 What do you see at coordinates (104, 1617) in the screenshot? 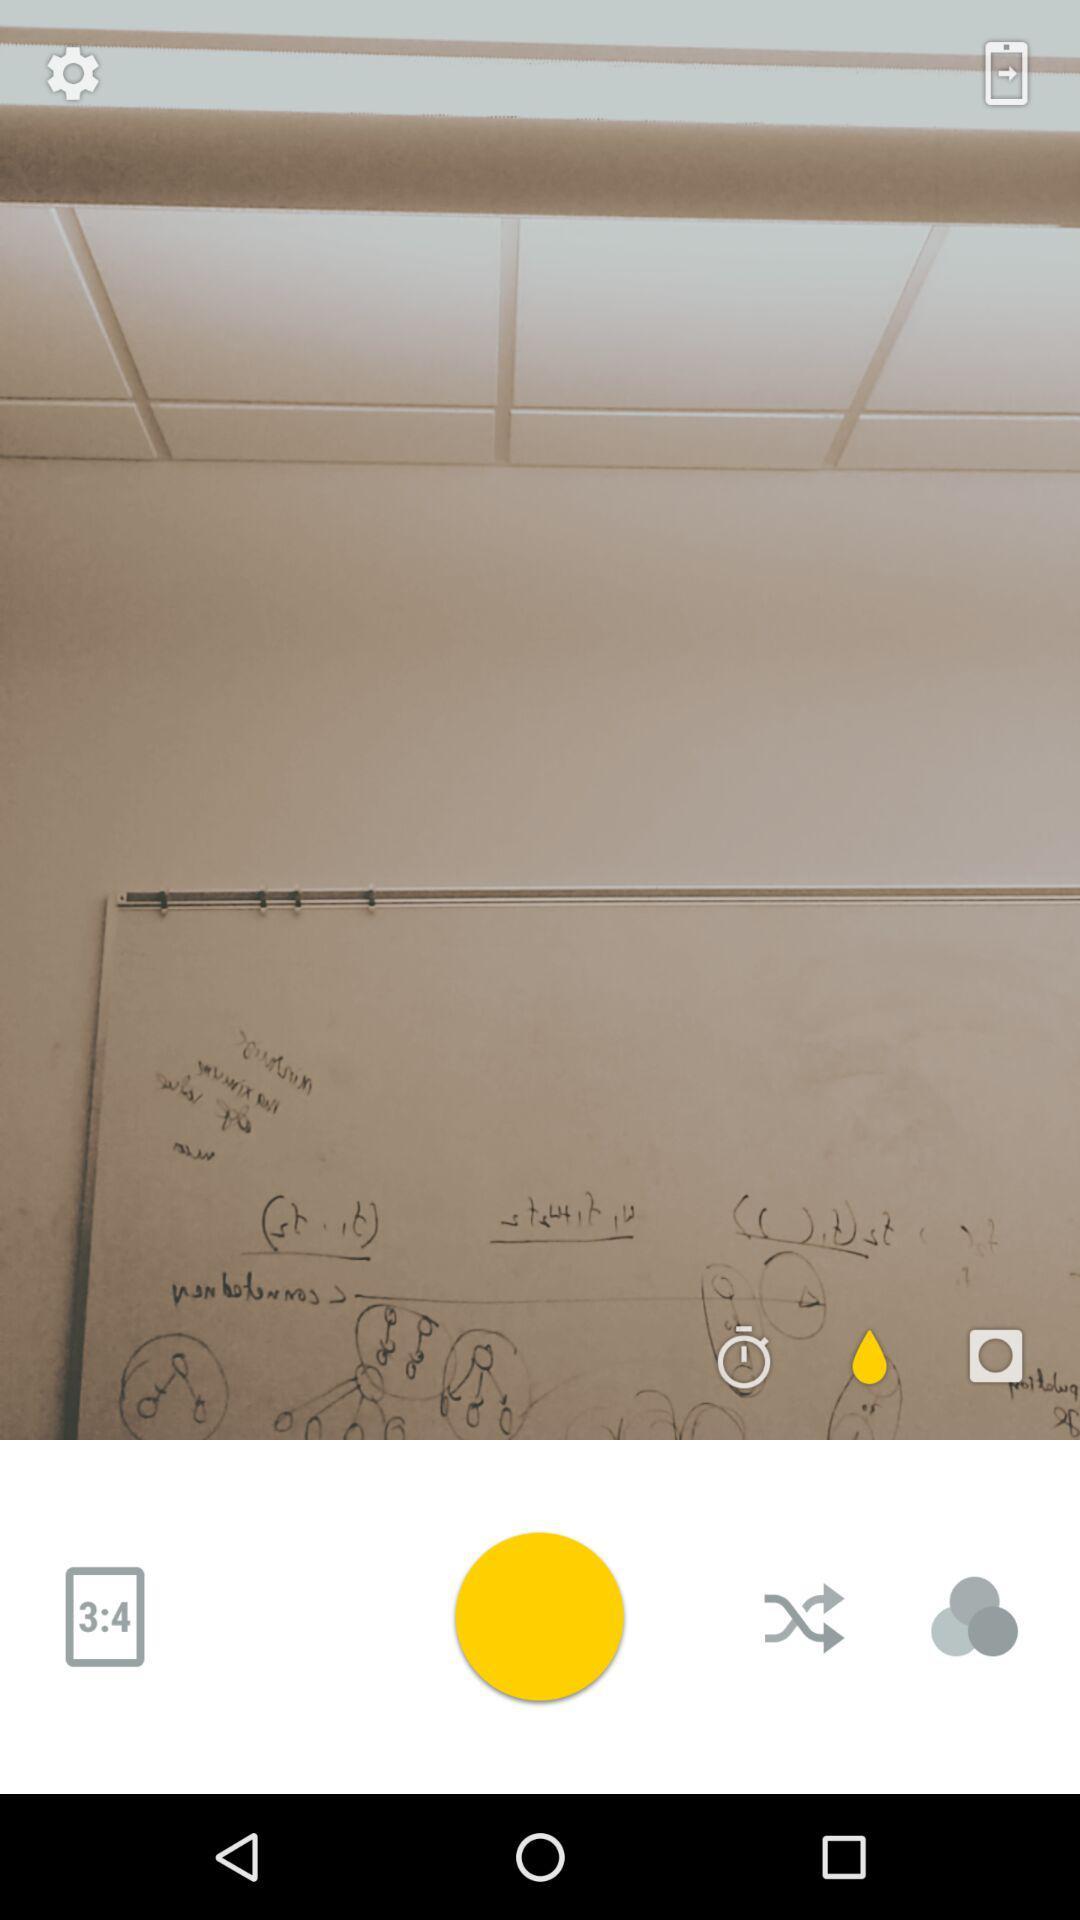
I see `display 3:4` at bounding box center [104, 1617].